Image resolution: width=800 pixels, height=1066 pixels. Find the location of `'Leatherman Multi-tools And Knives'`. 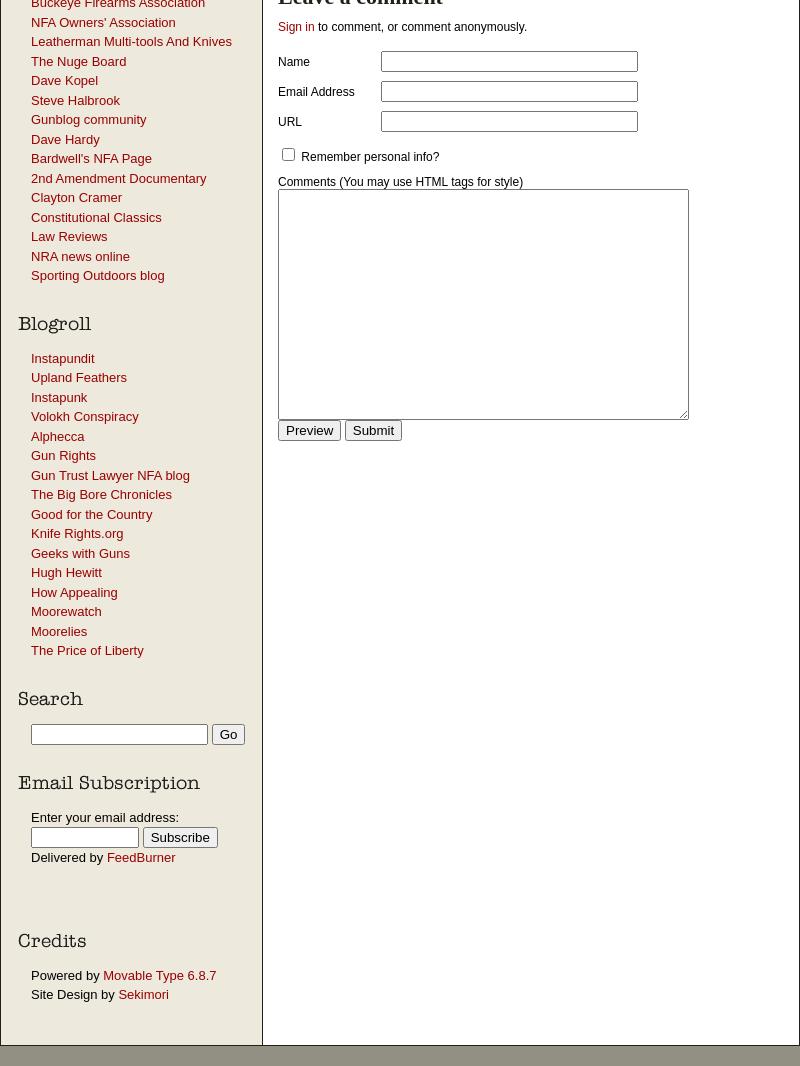

'Leatherman Multi-tools And Knives' is located at coordinates (130, 40).